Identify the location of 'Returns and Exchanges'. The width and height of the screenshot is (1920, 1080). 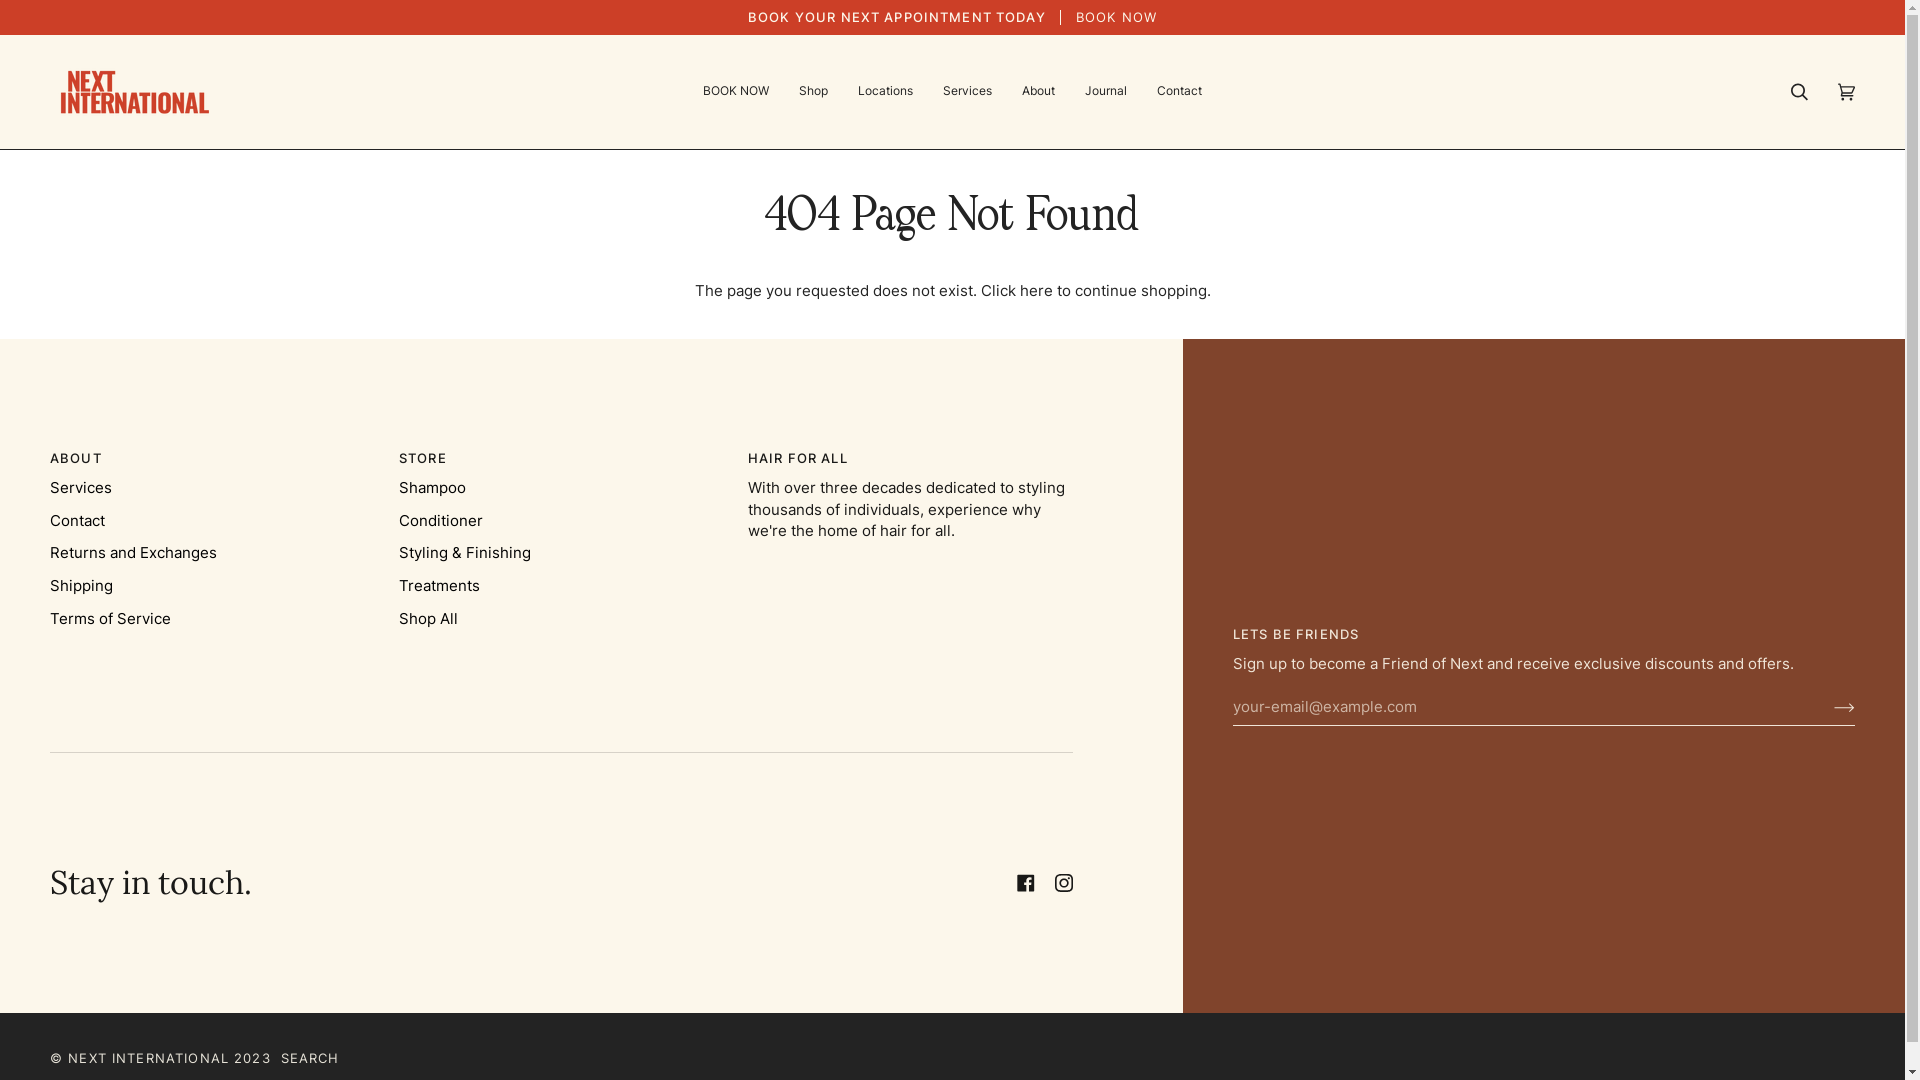
(132, 552).